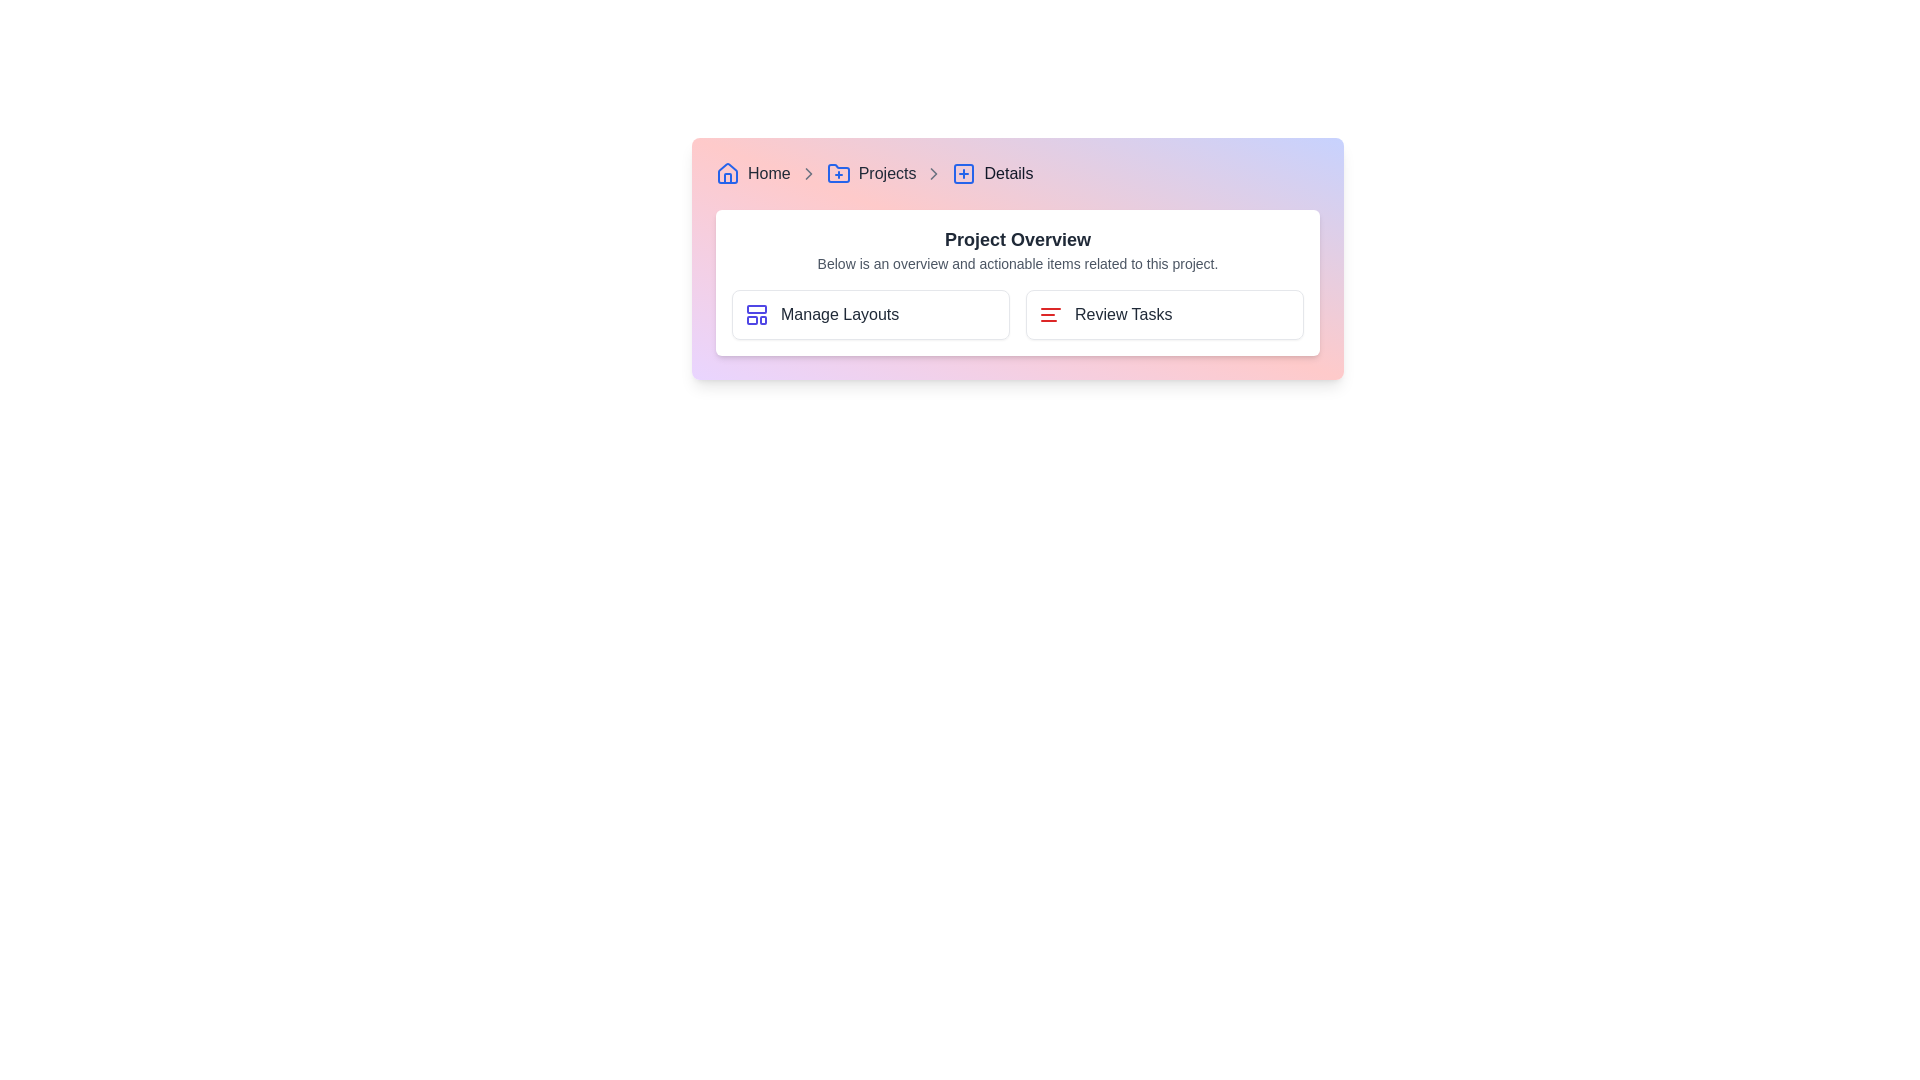 The image size is (1920, 1080). What do you see at coordinates (727, 172) in the screenshot?
I see `the blue house-shaped icon in the breadcrumb navigation bar` at bounding box center [727, 172].